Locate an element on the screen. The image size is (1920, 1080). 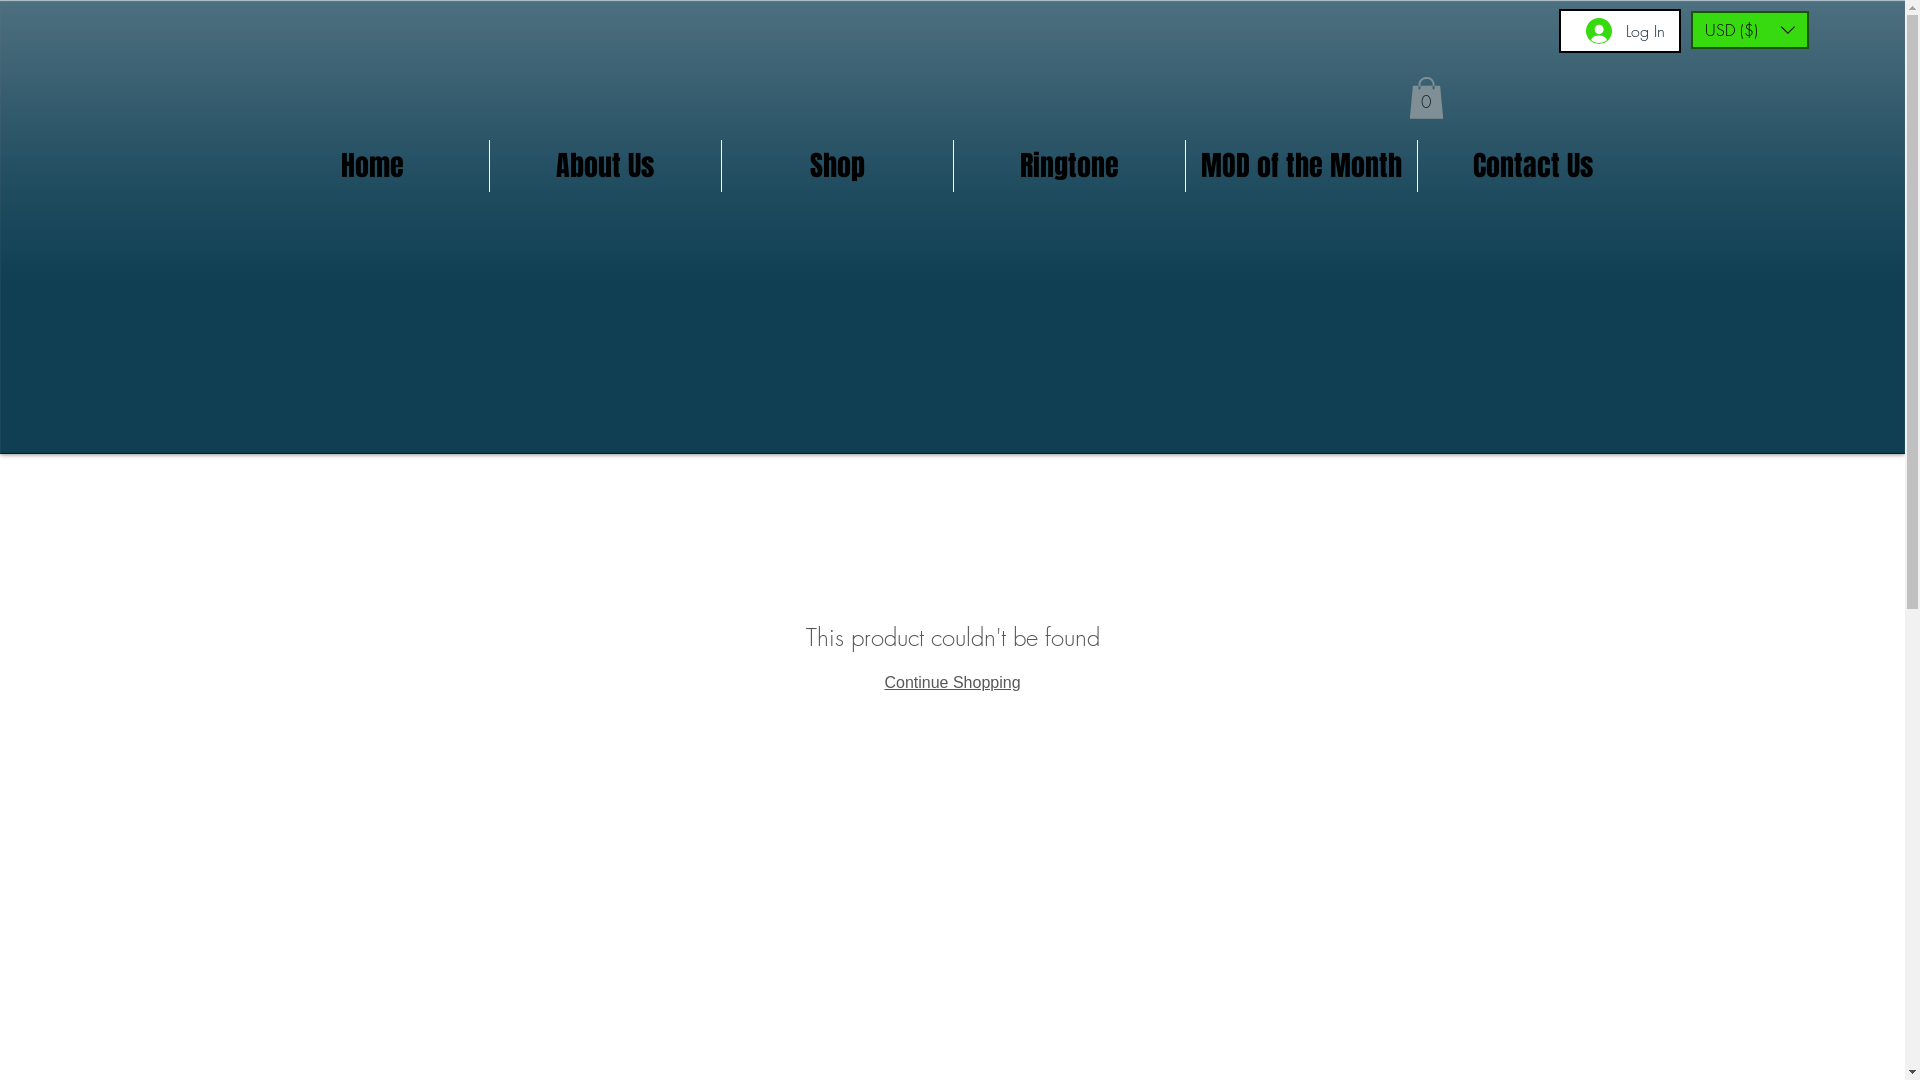
'About Us' is located at coordinates (604, 164).